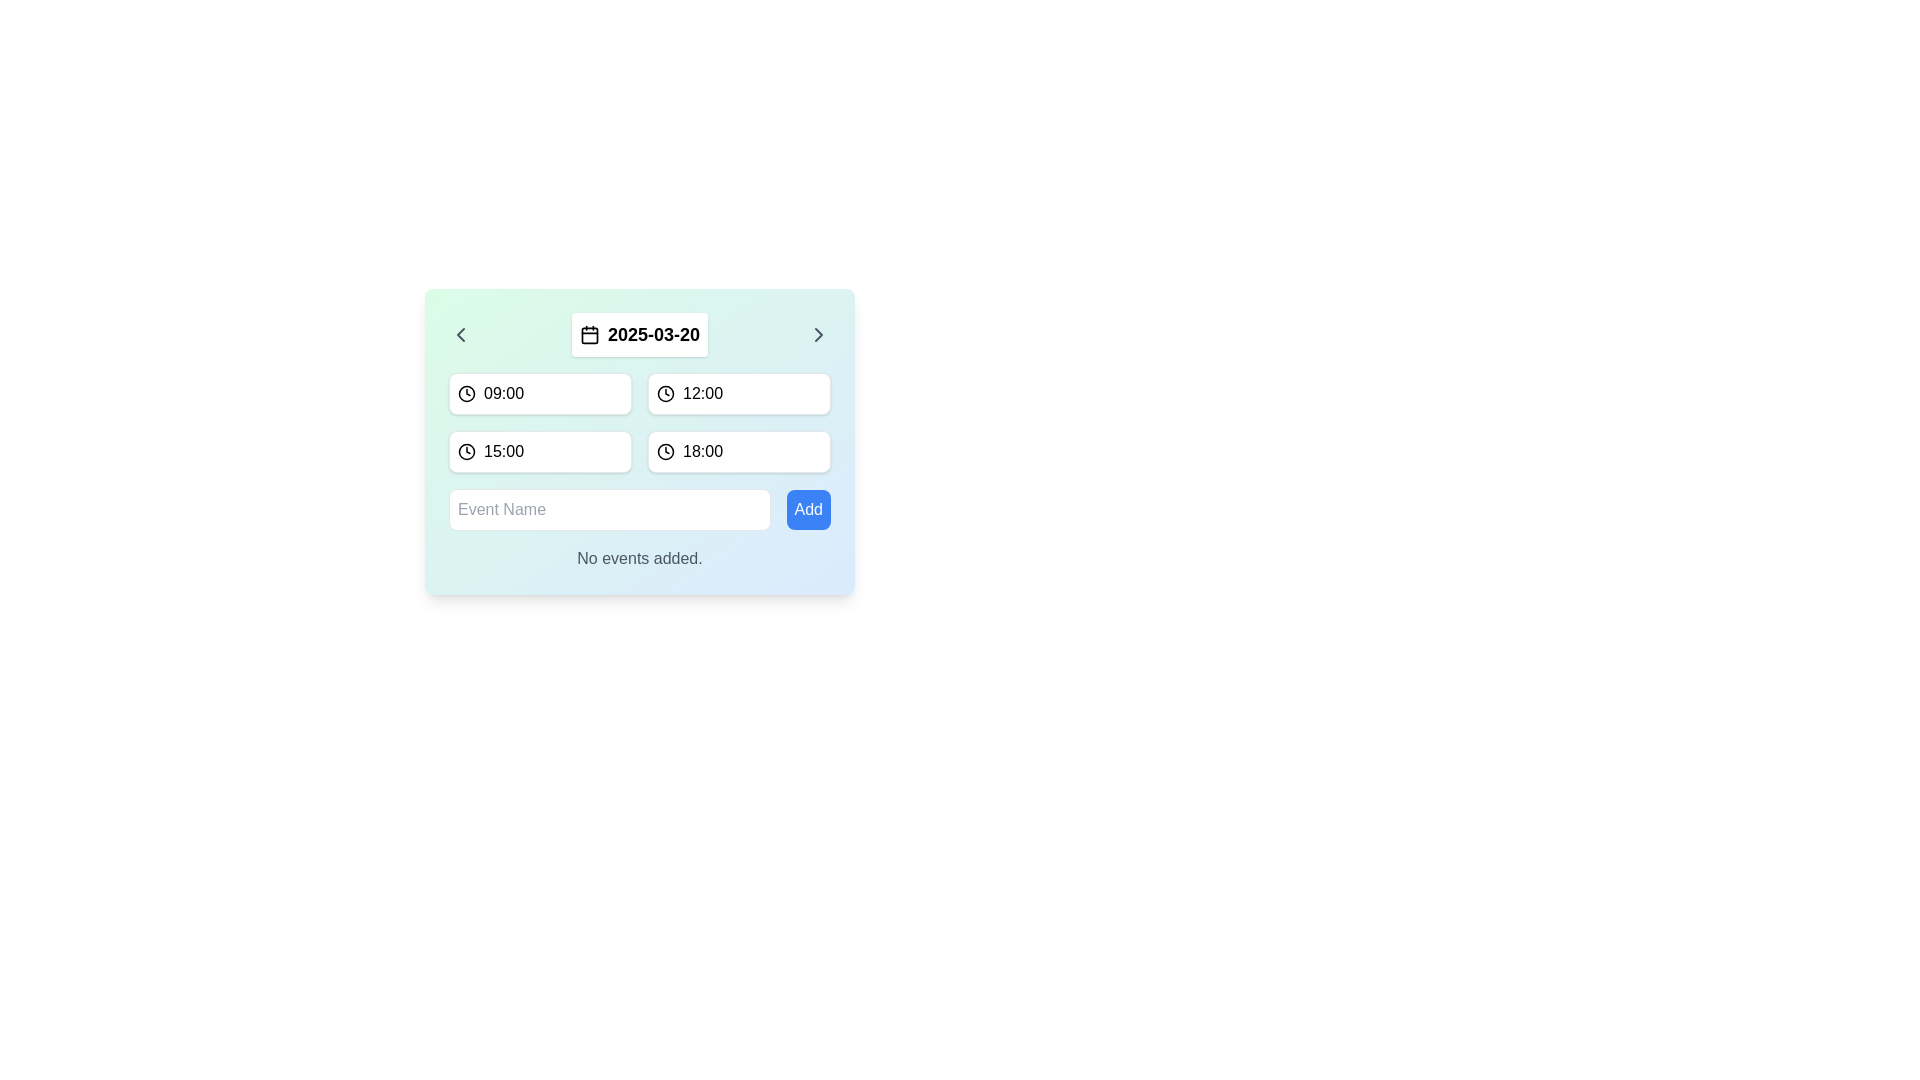 The width and height of the screenshot is (1920, 1080). Describe the element at coordinates (666, 451) in the screenshot. I see `the clock icon located to the left of the time display '18:00'` at that location.